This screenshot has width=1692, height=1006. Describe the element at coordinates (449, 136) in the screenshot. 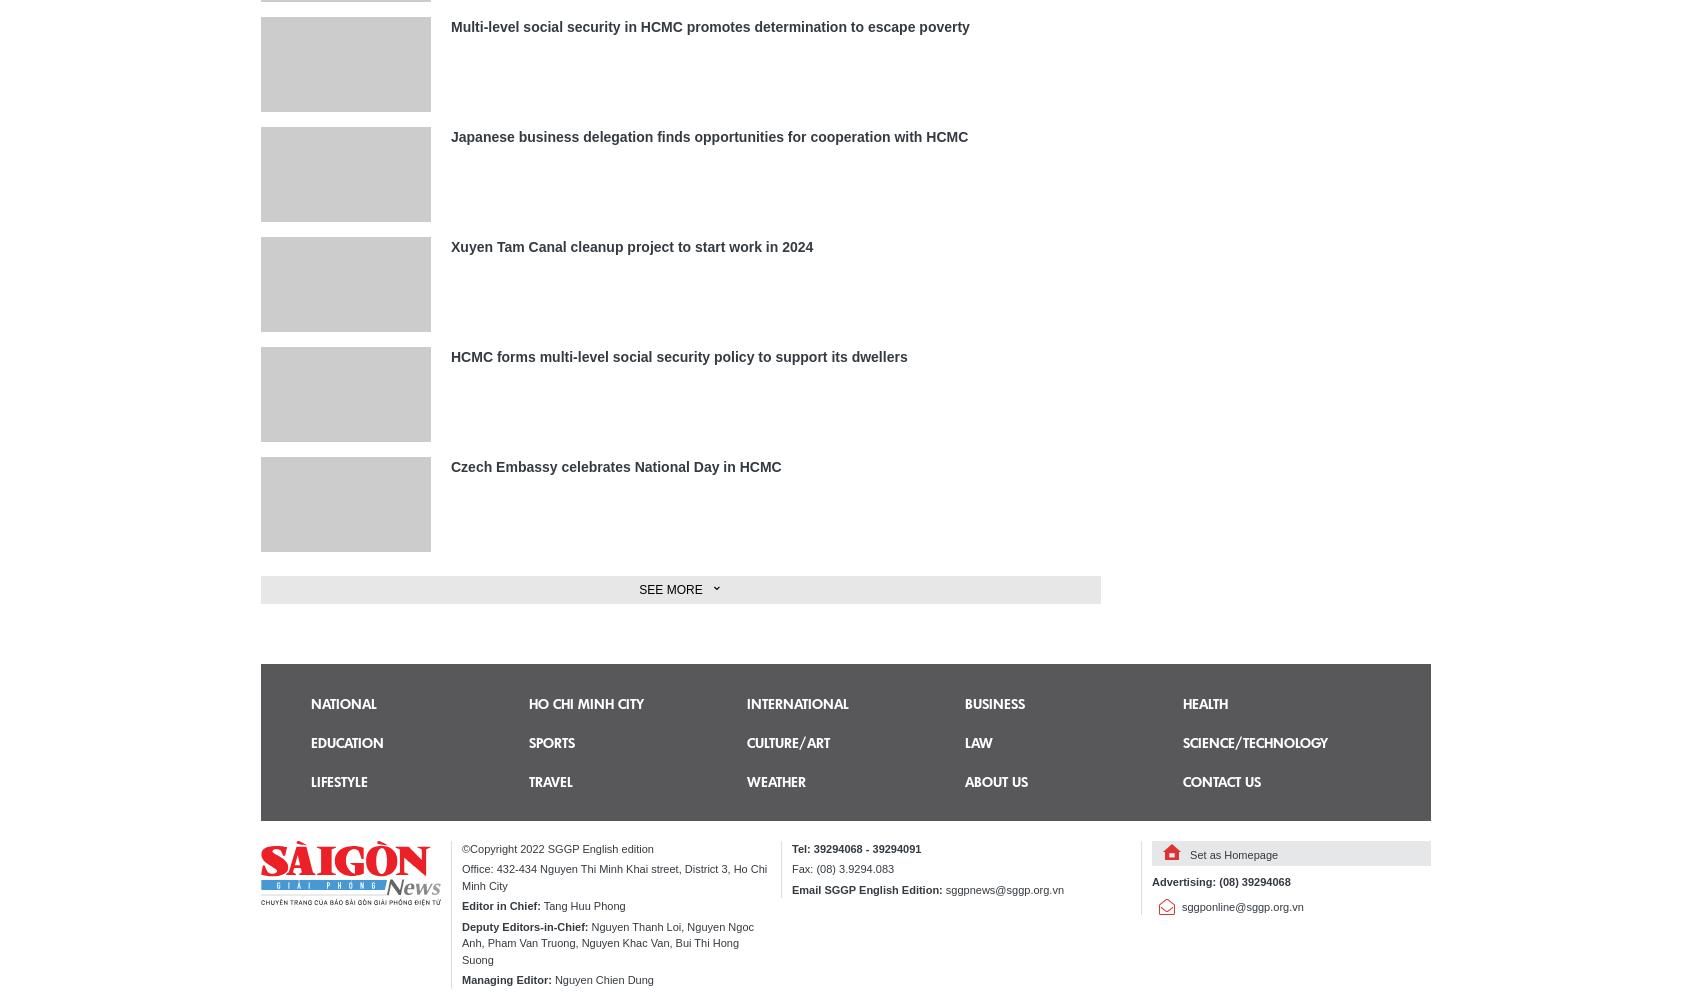

I see `'Japanese business delegation finds opportunities for cooperation with HCMC'` at that location.